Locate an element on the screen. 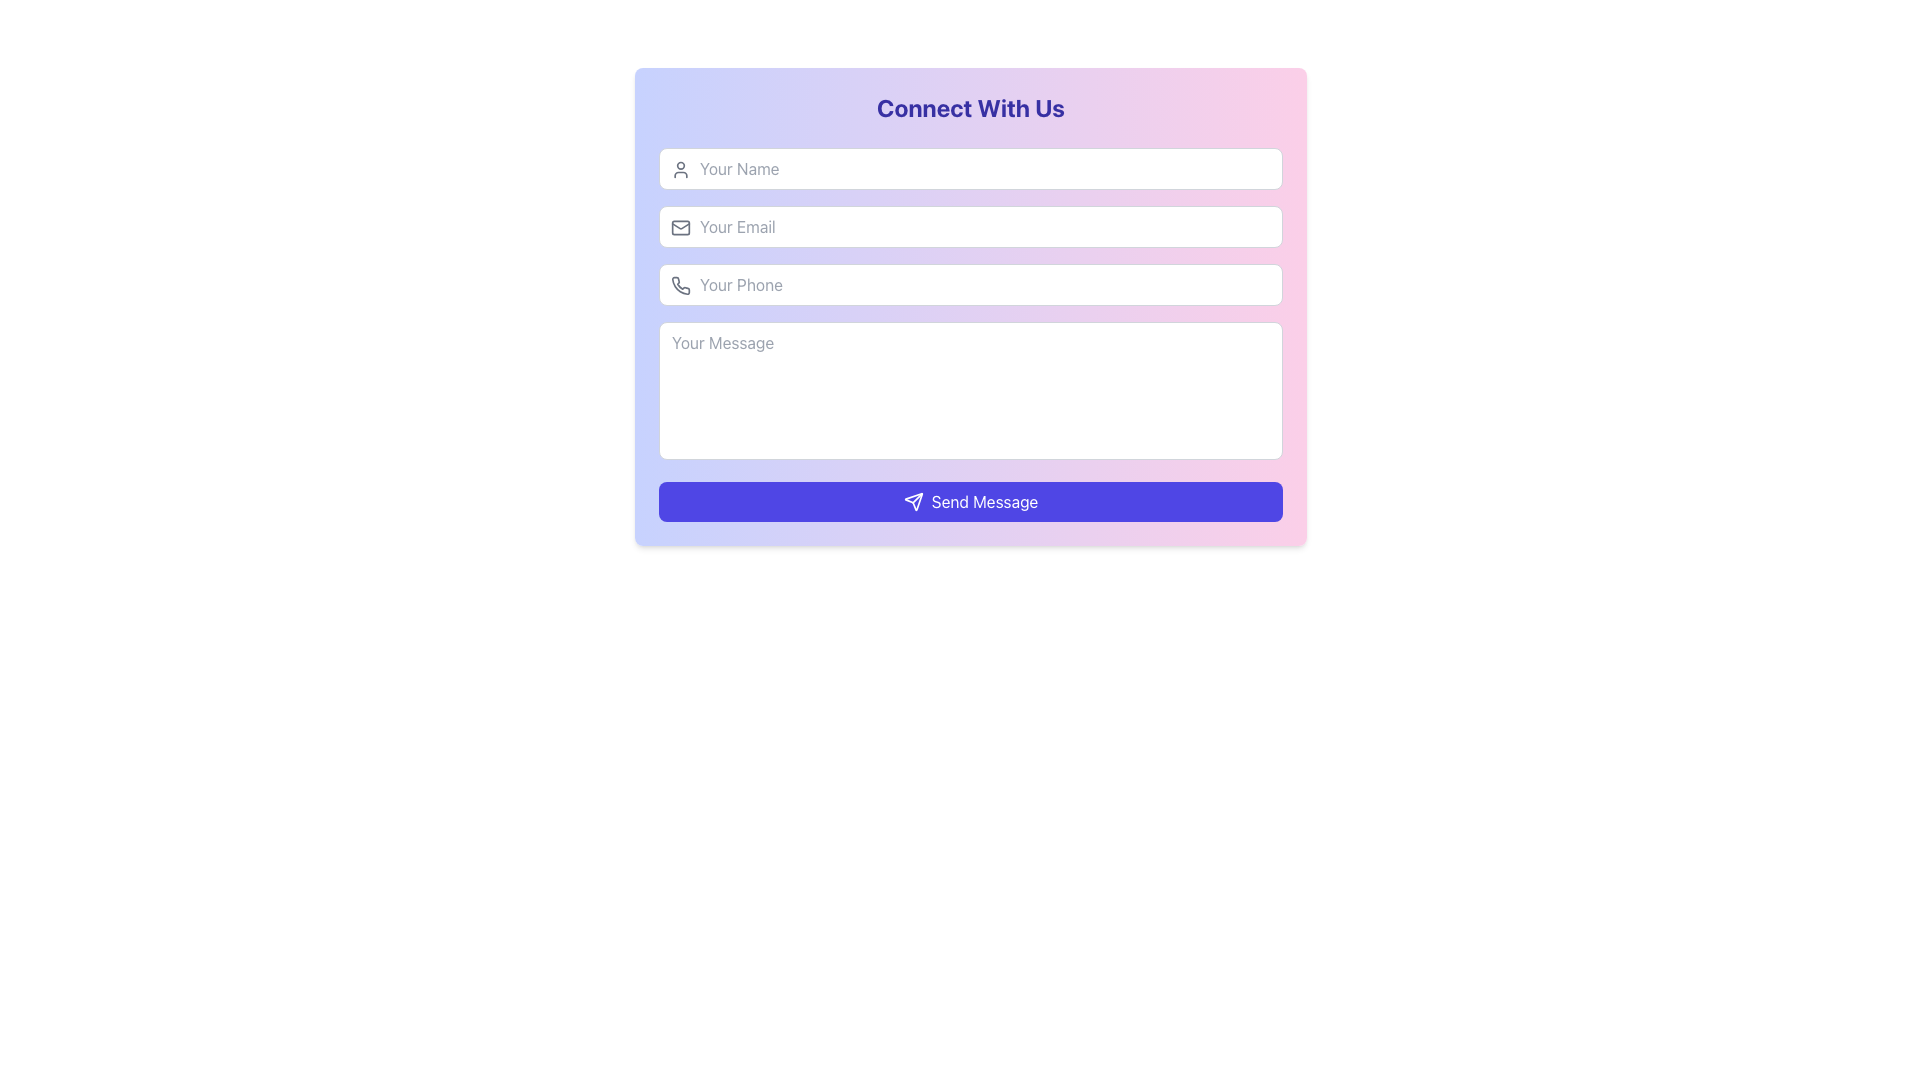 The width and height of the screenshot is (1920, 1080). the gray outline icon of a user or avatar located in the upper left corner of the 'Your Name' text field is located at coordinates (681, 168).